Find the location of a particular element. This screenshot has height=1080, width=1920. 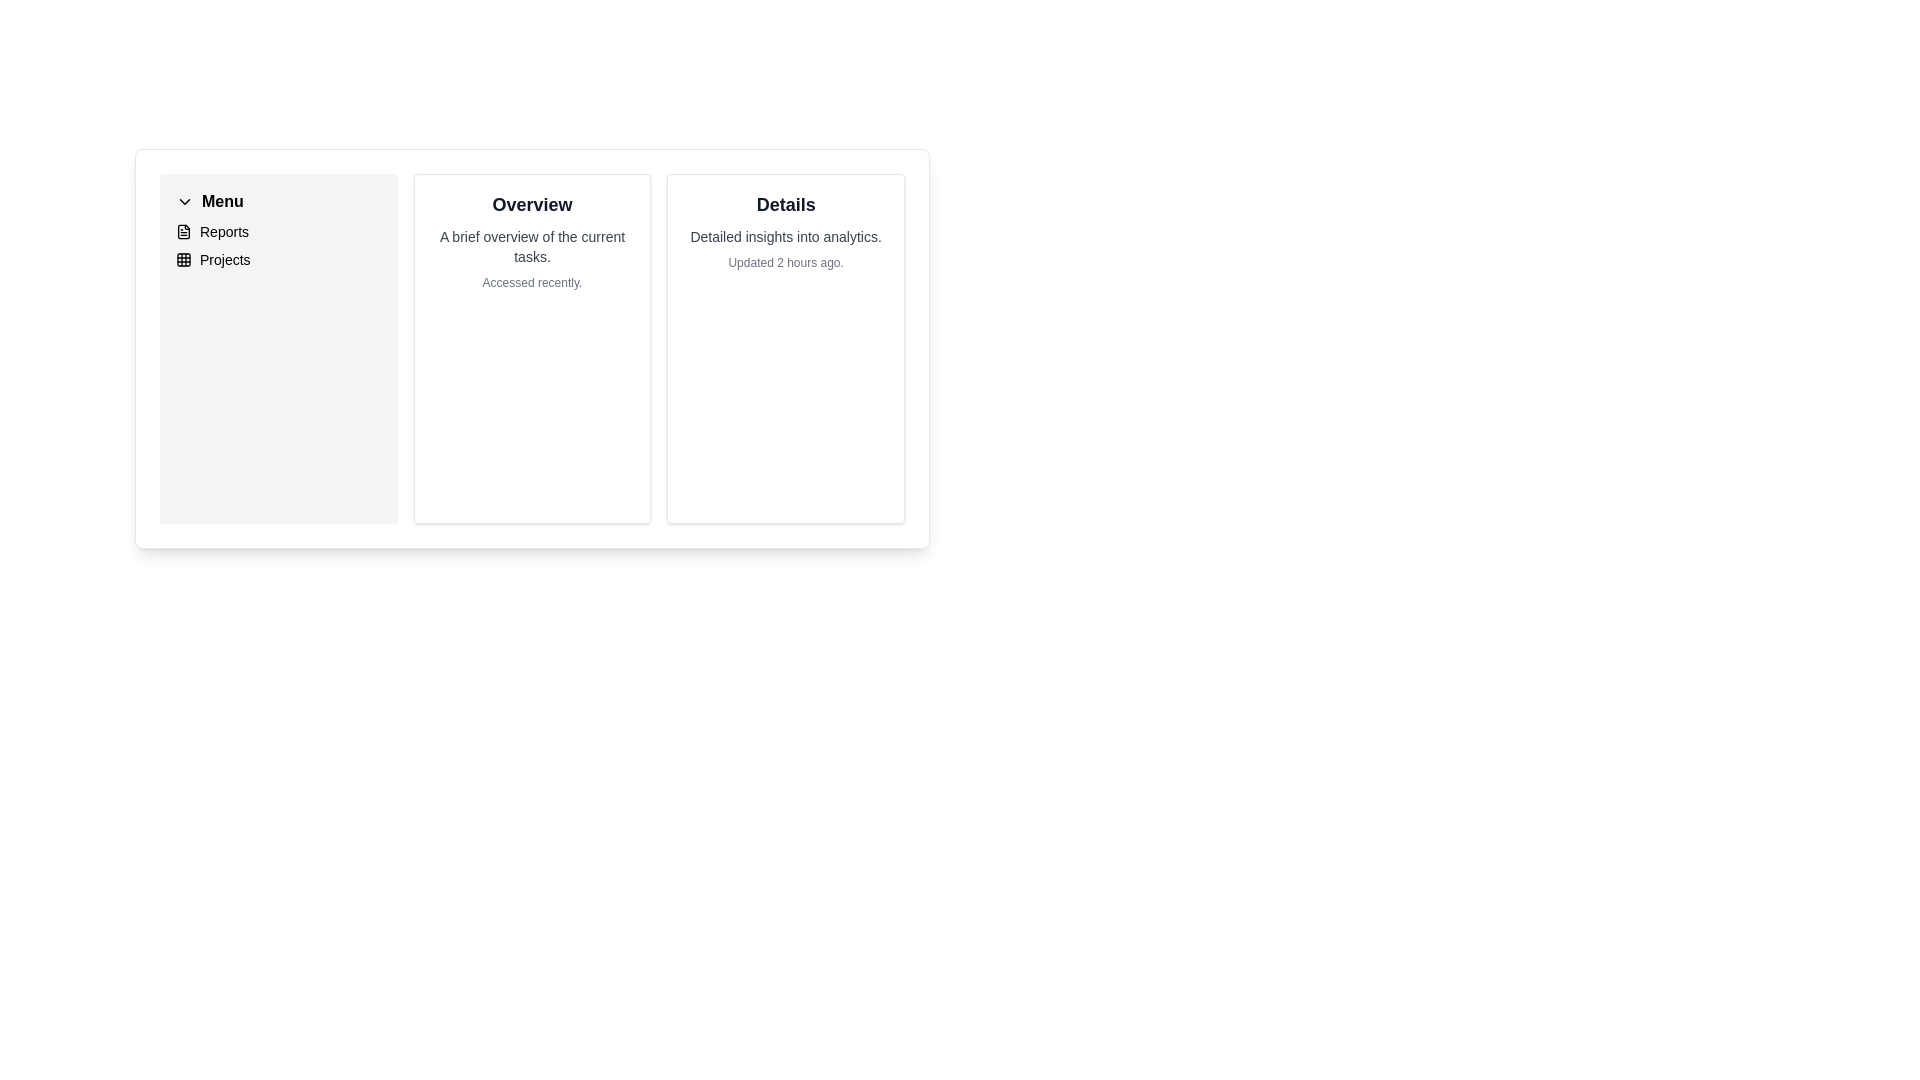

the 'Projects' navigation link located in the left sidebar menu, which is the second item below 'Reports' is located at coordinates (277, 258).